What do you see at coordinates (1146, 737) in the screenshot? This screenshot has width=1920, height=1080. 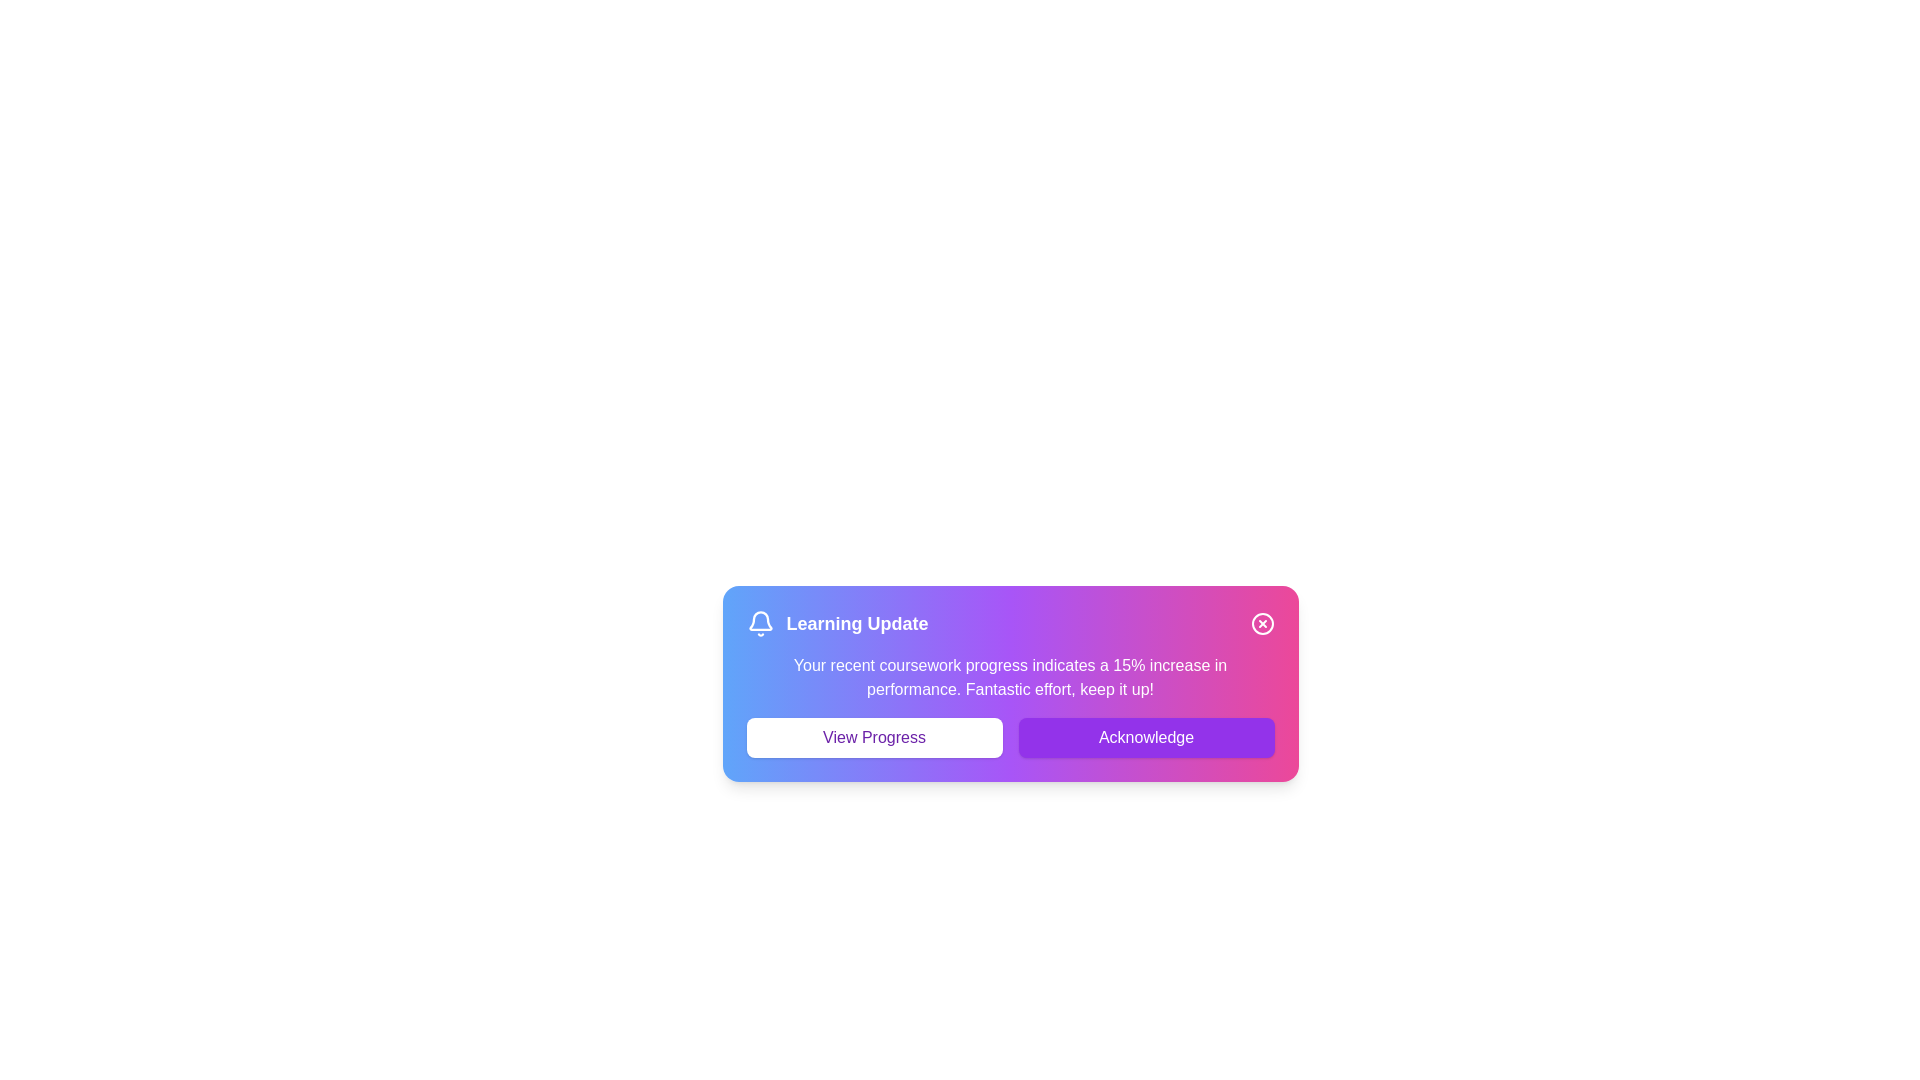 I see `the 'Acknowledge' button to acknowledge the alert` at bounding box center [1146, 737].